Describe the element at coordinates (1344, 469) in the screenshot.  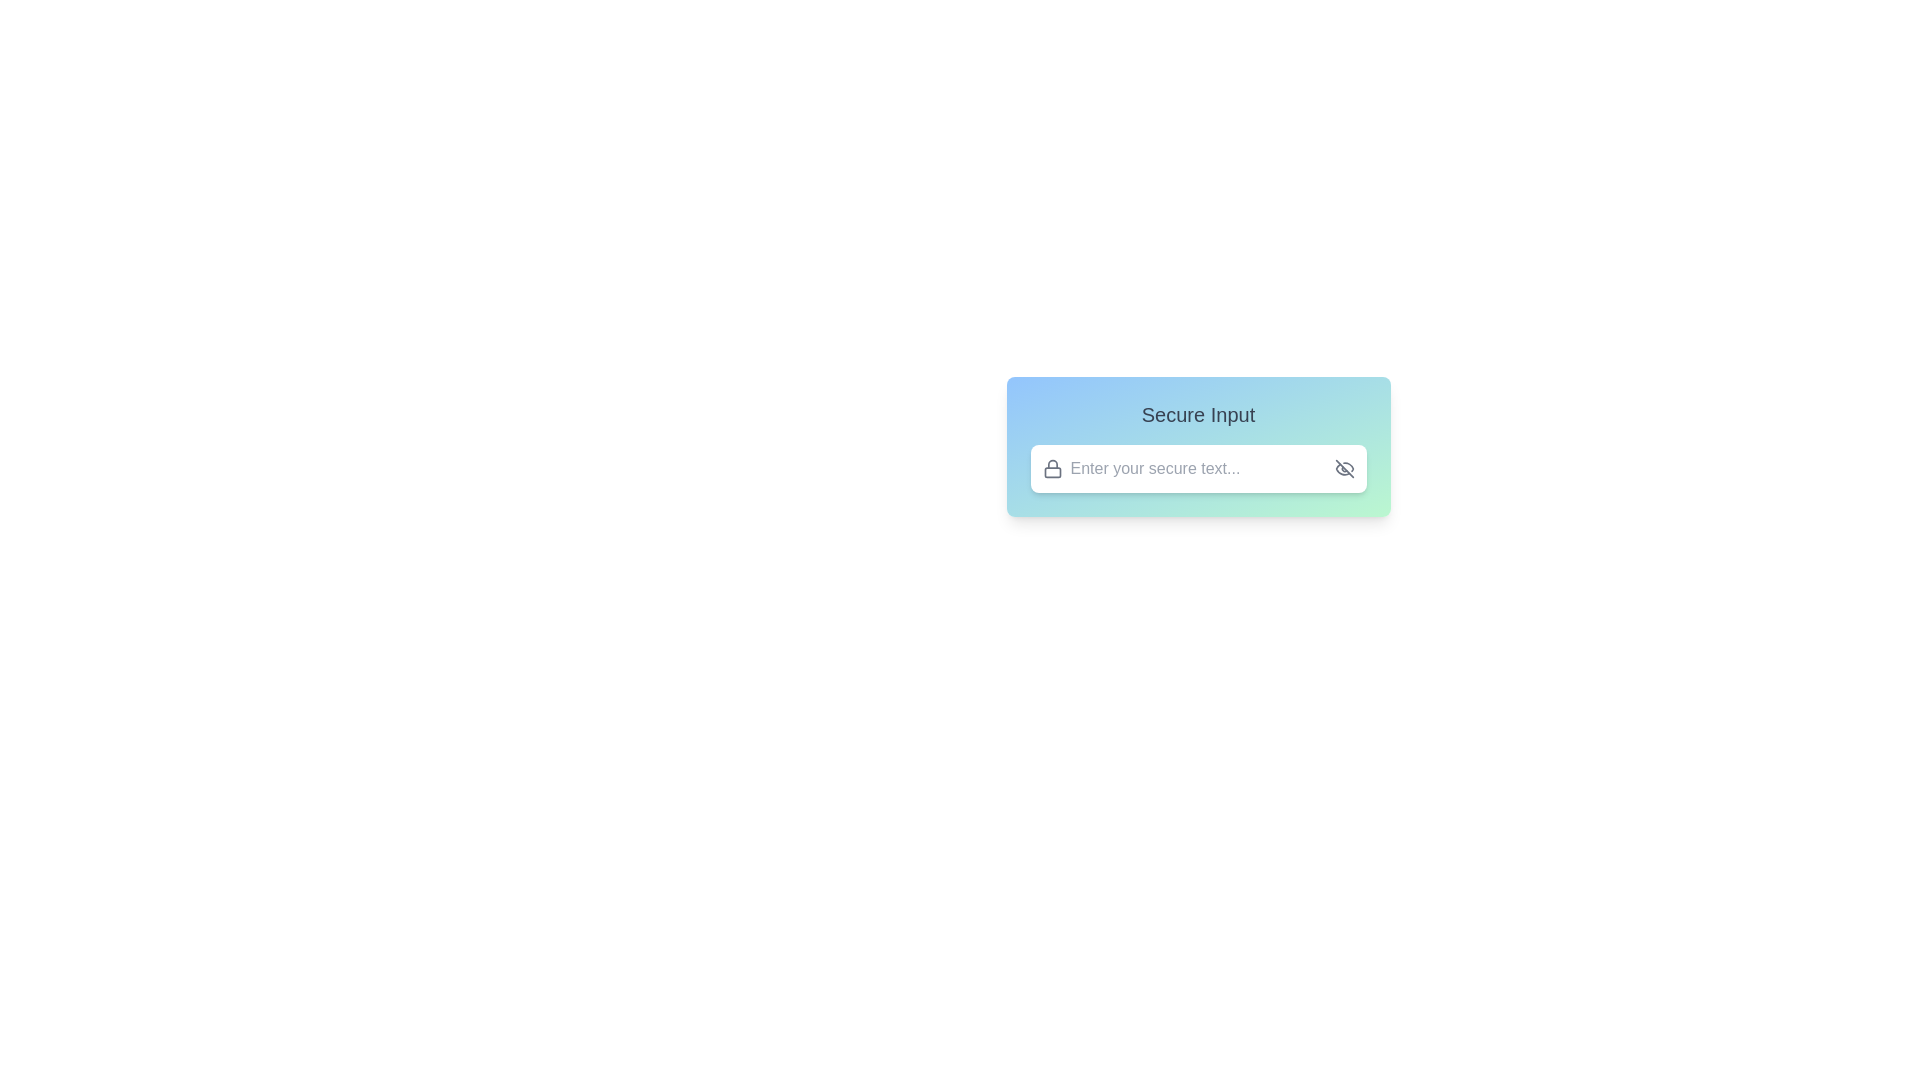
I see `the icon button resembling a crossed-out eye, located to the far right of the password input field` at that location.